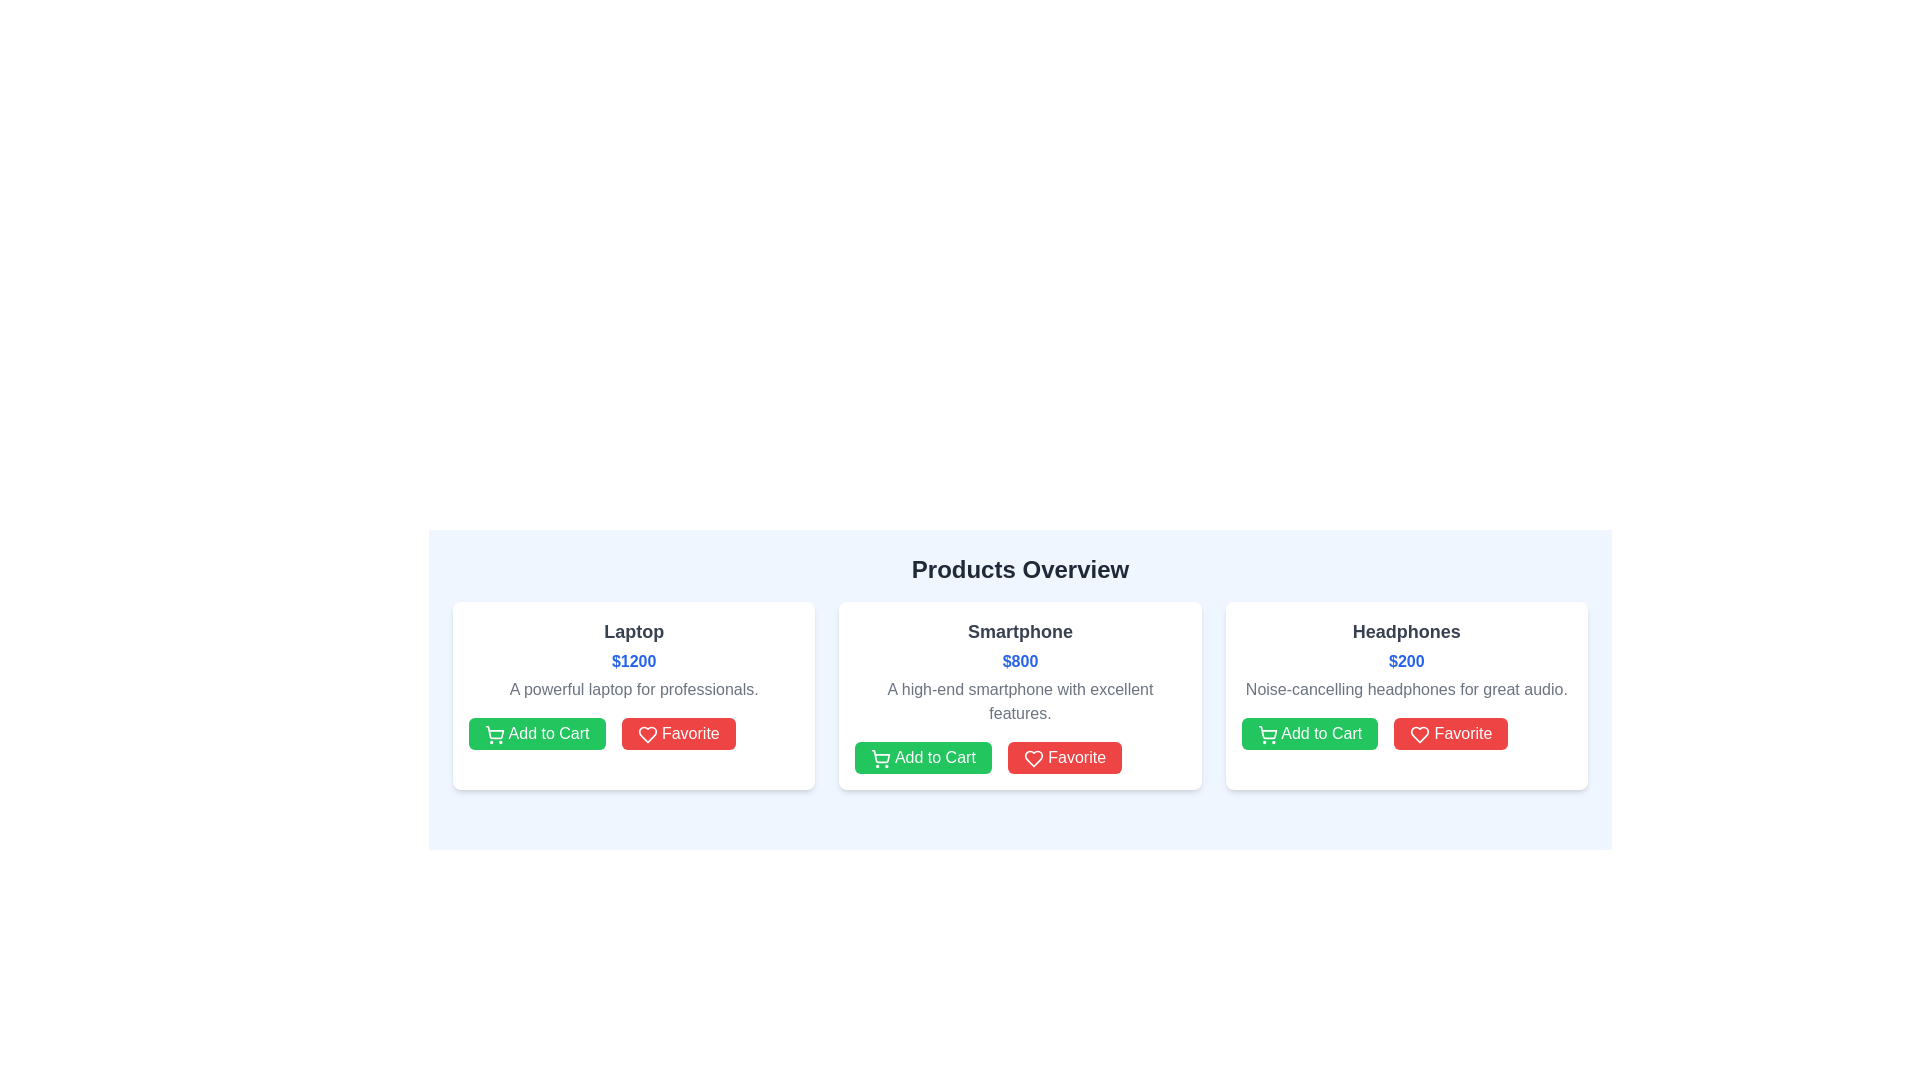 This screenshot has height=1080, width=1920. I want to click on the shopping cart icon outlined in green, located within the 'Add to Cart' button at the bottom left corner of the 'Smartphone' product card, so click(1266, 734).